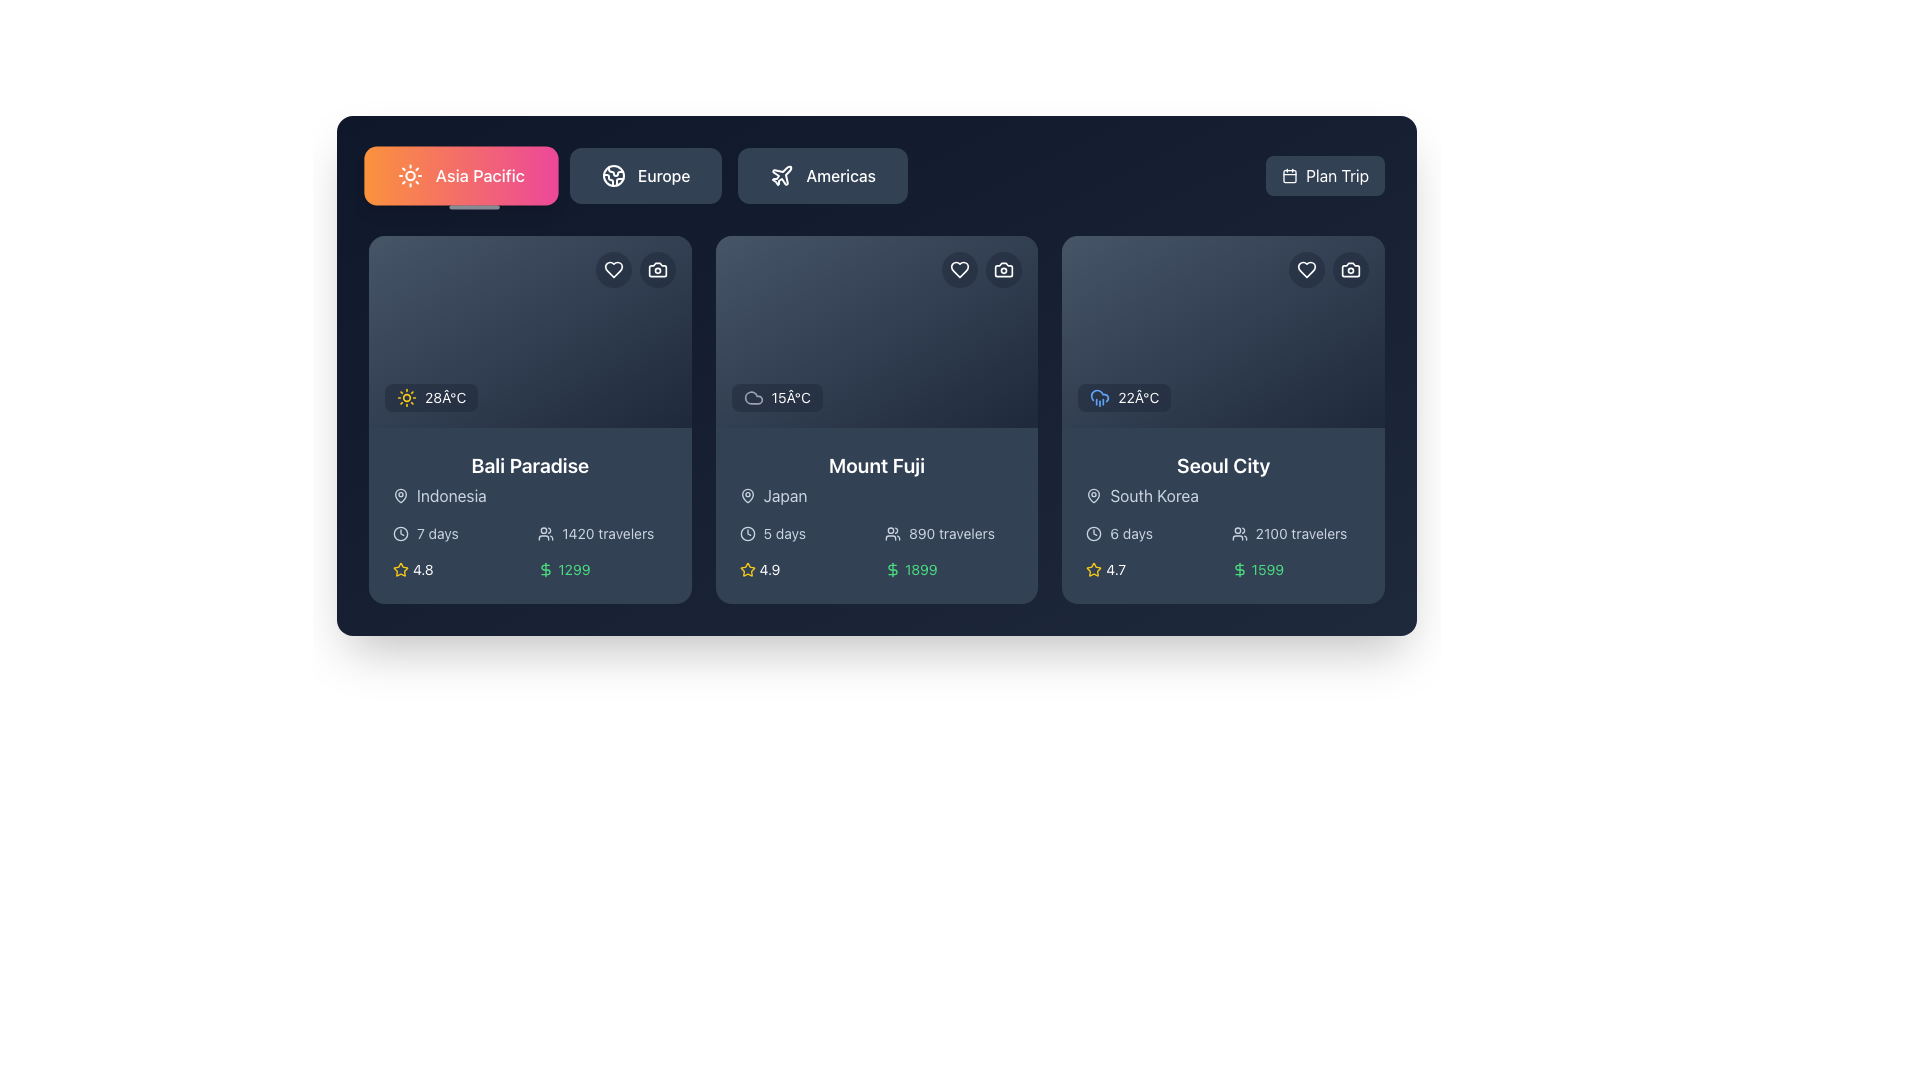 This screenshot has height=1080, width=1920. I want to click on the text label displaying '28°C' in white font, located at the top-left corner of the 'Bali Paradise' destination card, positioned to the right of a sun icon, so click(444, 397).